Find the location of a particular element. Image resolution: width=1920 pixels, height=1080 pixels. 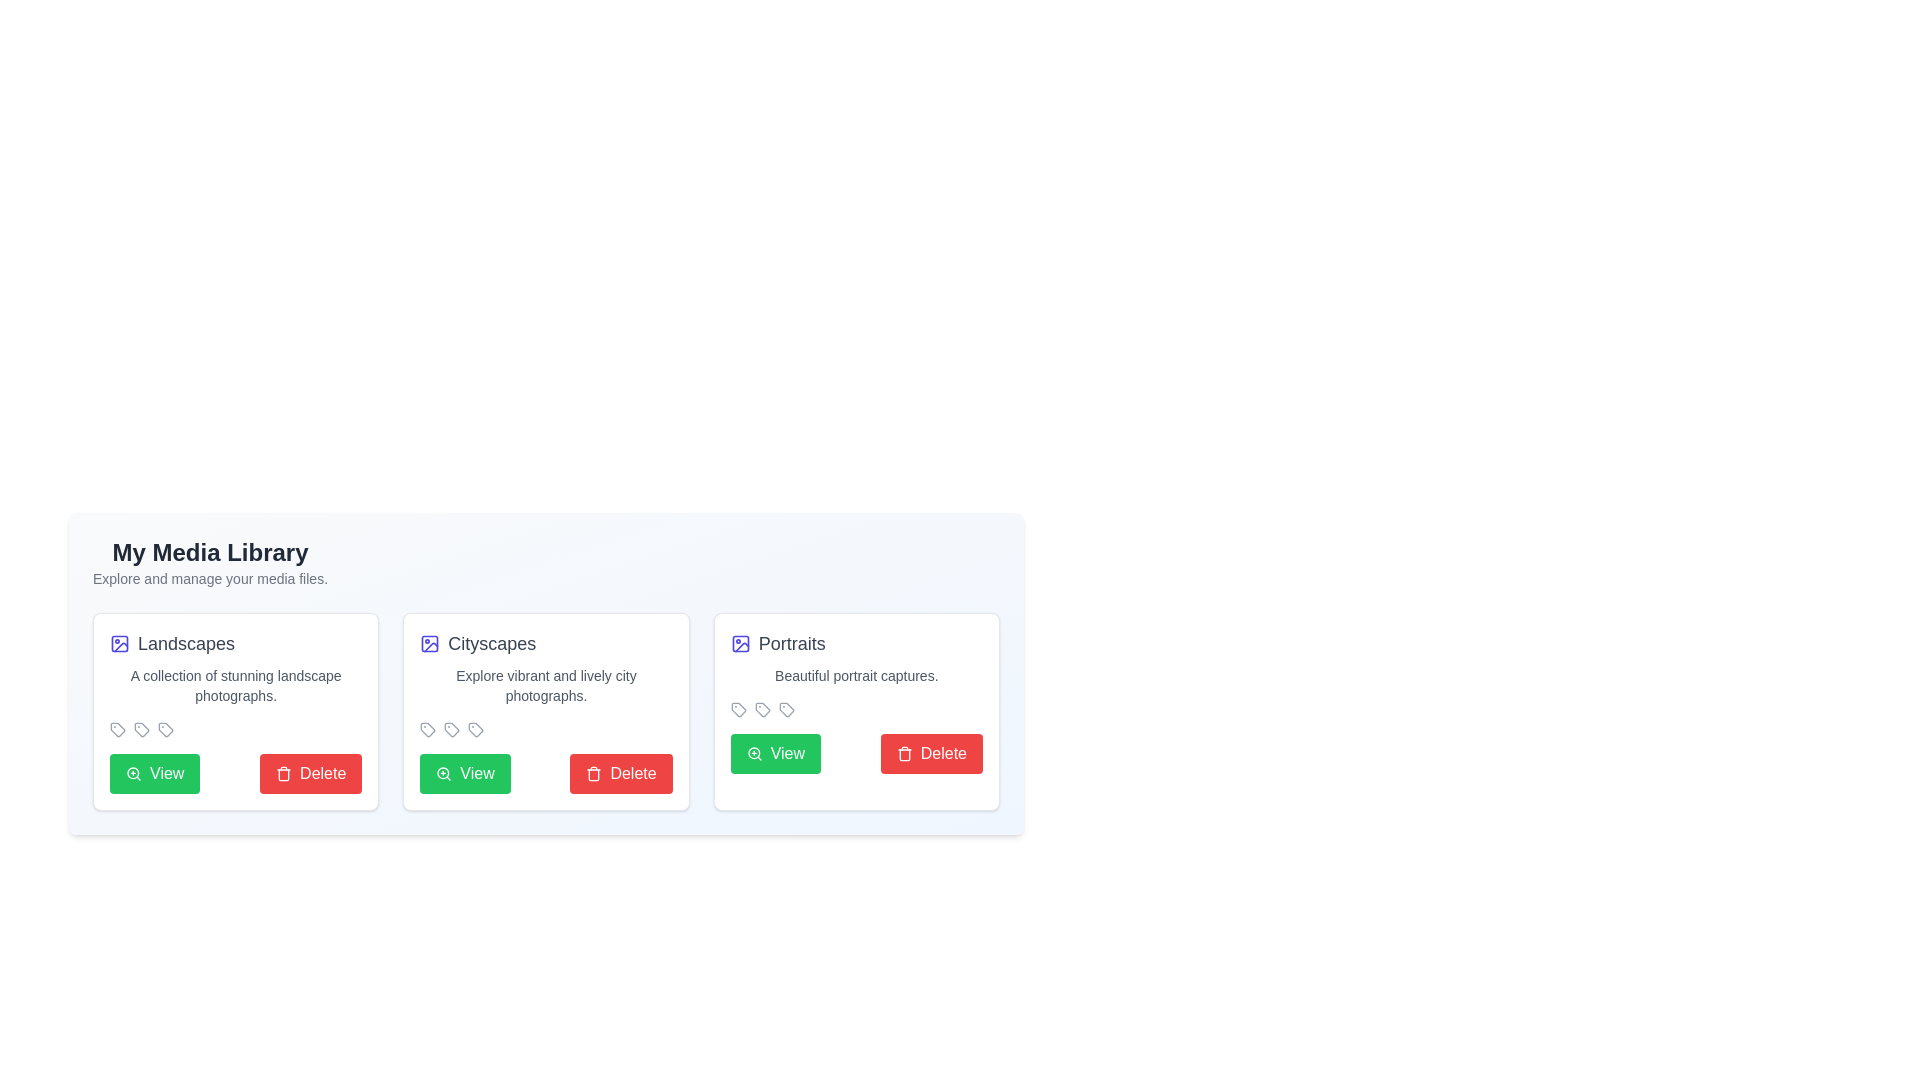

the Tag Icon, which is a small, gray, tag-shaped component located at the center of the horizontal group of icons near the top of the 'Landscapes' card is located at coordinates (141, 729).